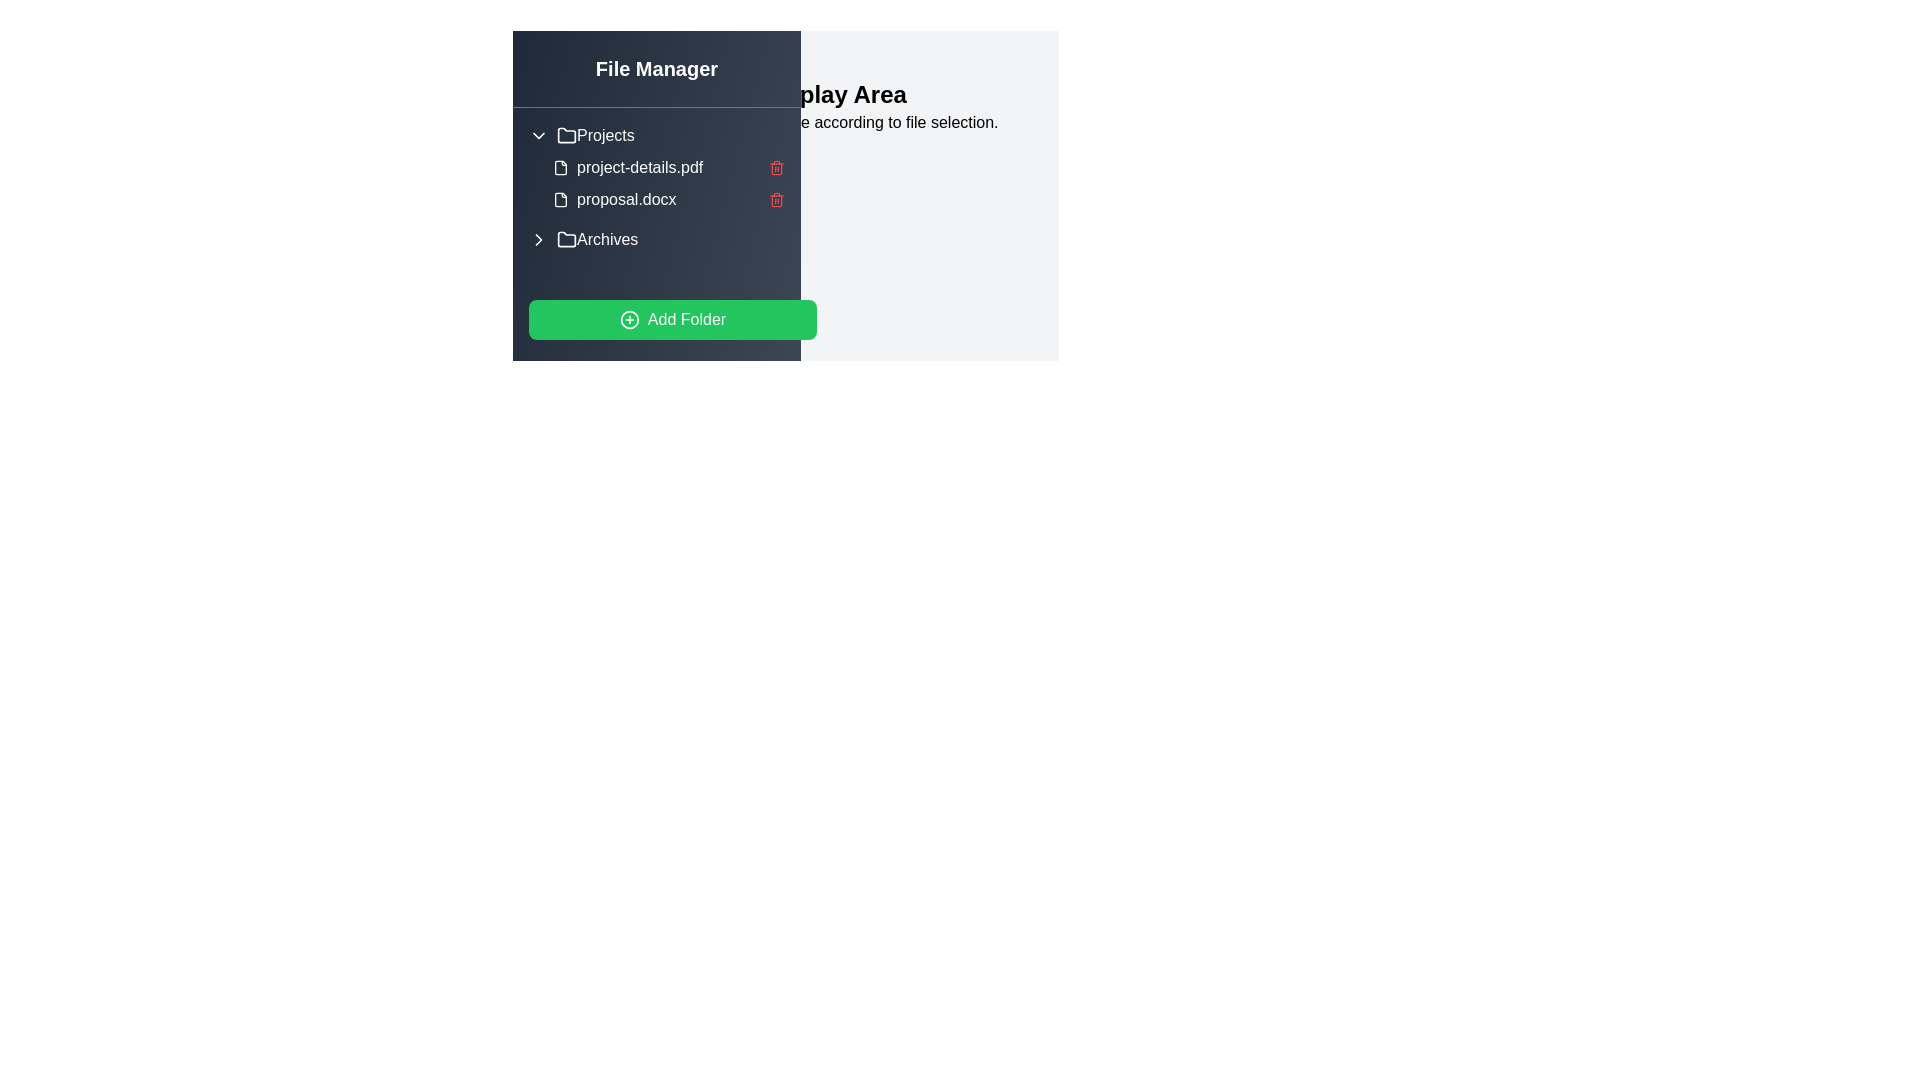  What do you see at coordinates (668, 184) in the screenshot?
I see `the delete icon next to the file names 'project-details.pdf' and 'proposal.docx' in the file list under the 'Projects' section` at bounding box center [668, 184].